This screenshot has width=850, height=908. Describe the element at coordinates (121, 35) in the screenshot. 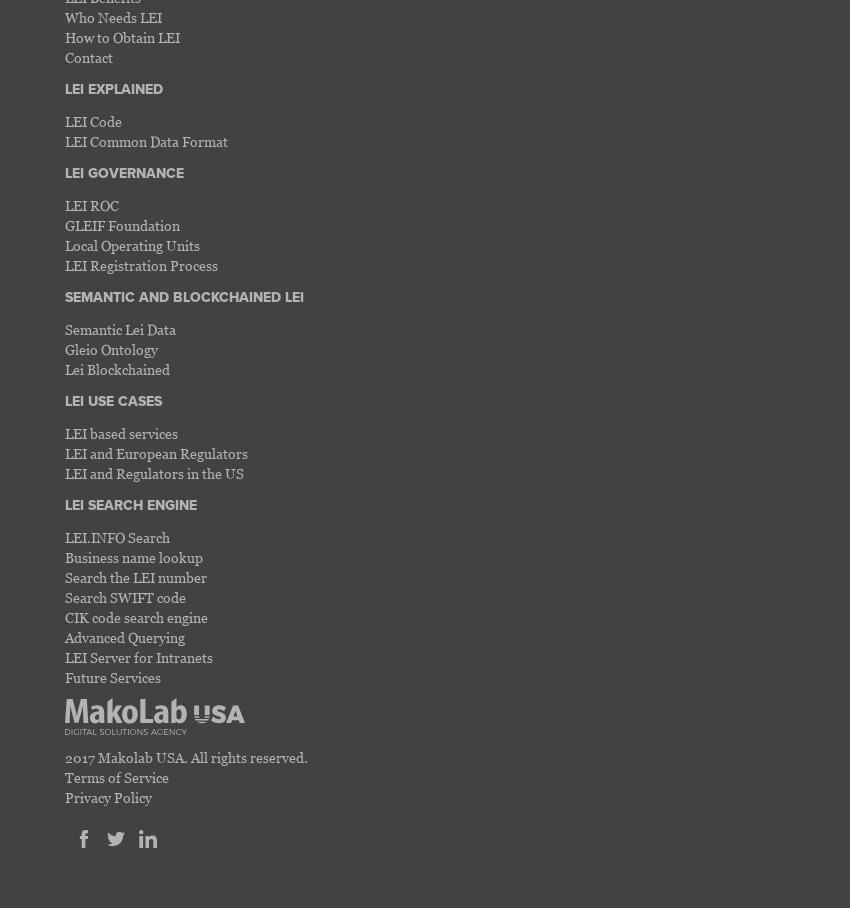

I see `'How to Obtain LEI'` at that location.